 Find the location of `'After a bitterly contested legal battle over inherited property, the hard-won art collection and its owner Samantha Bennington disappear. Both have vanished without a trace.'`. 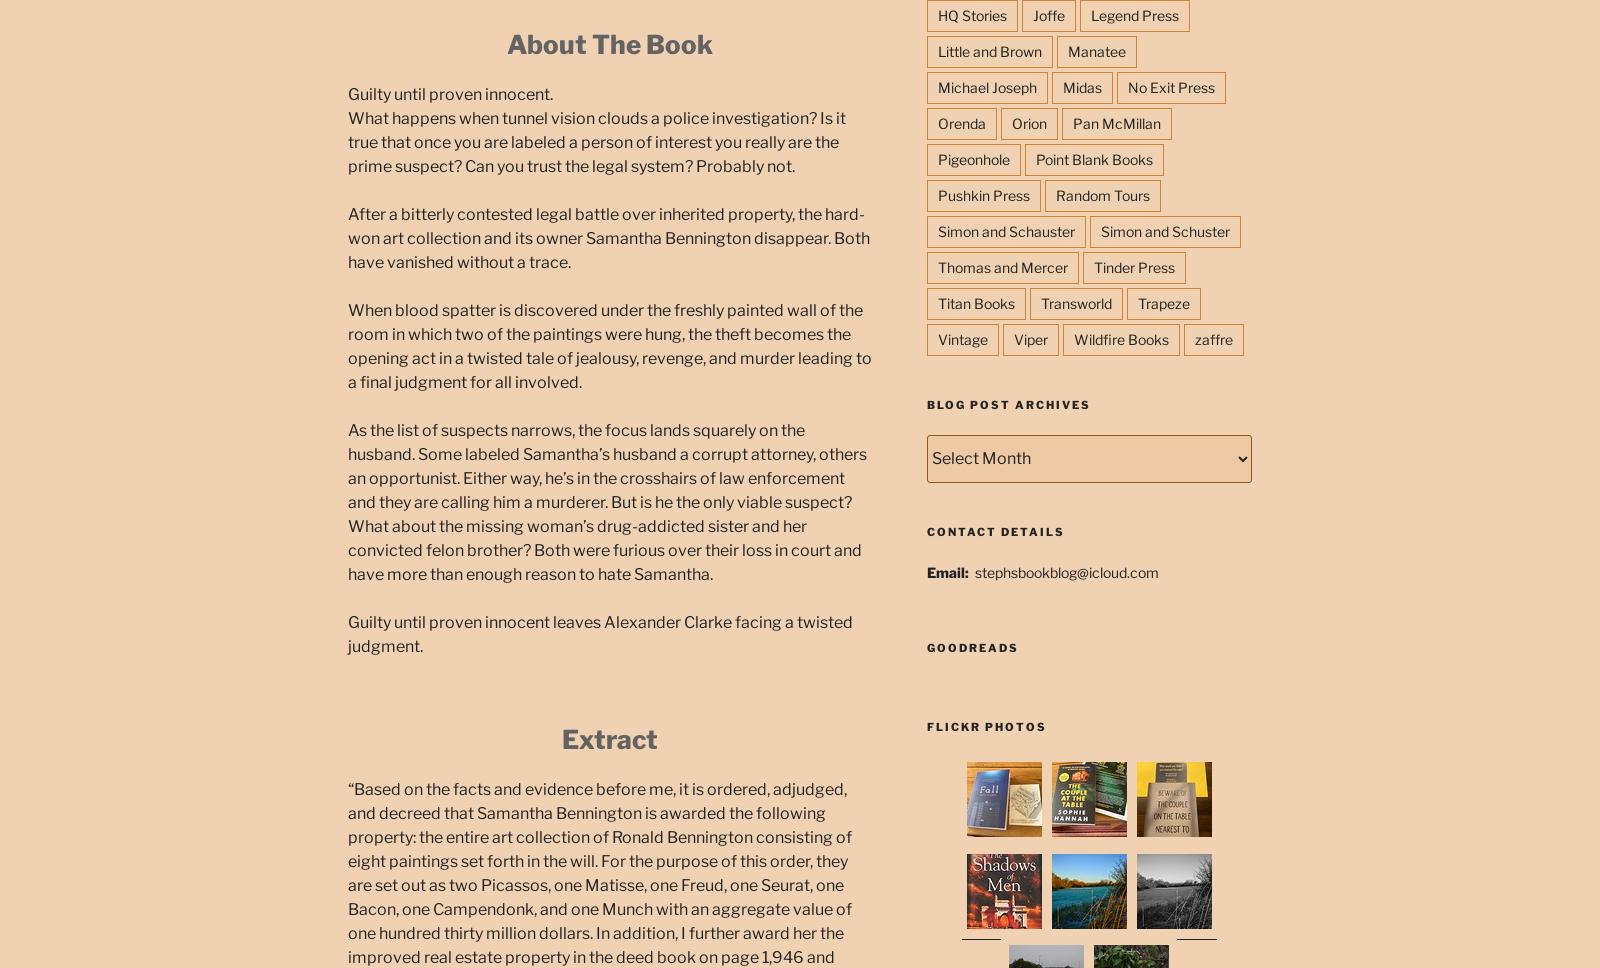

'After a bitterly contested legal battle over inherited property, the hard-won art collection and its owner Samantha Bennington disappear. Both have vanished without a trace.' is located at coordinates (608, 236).